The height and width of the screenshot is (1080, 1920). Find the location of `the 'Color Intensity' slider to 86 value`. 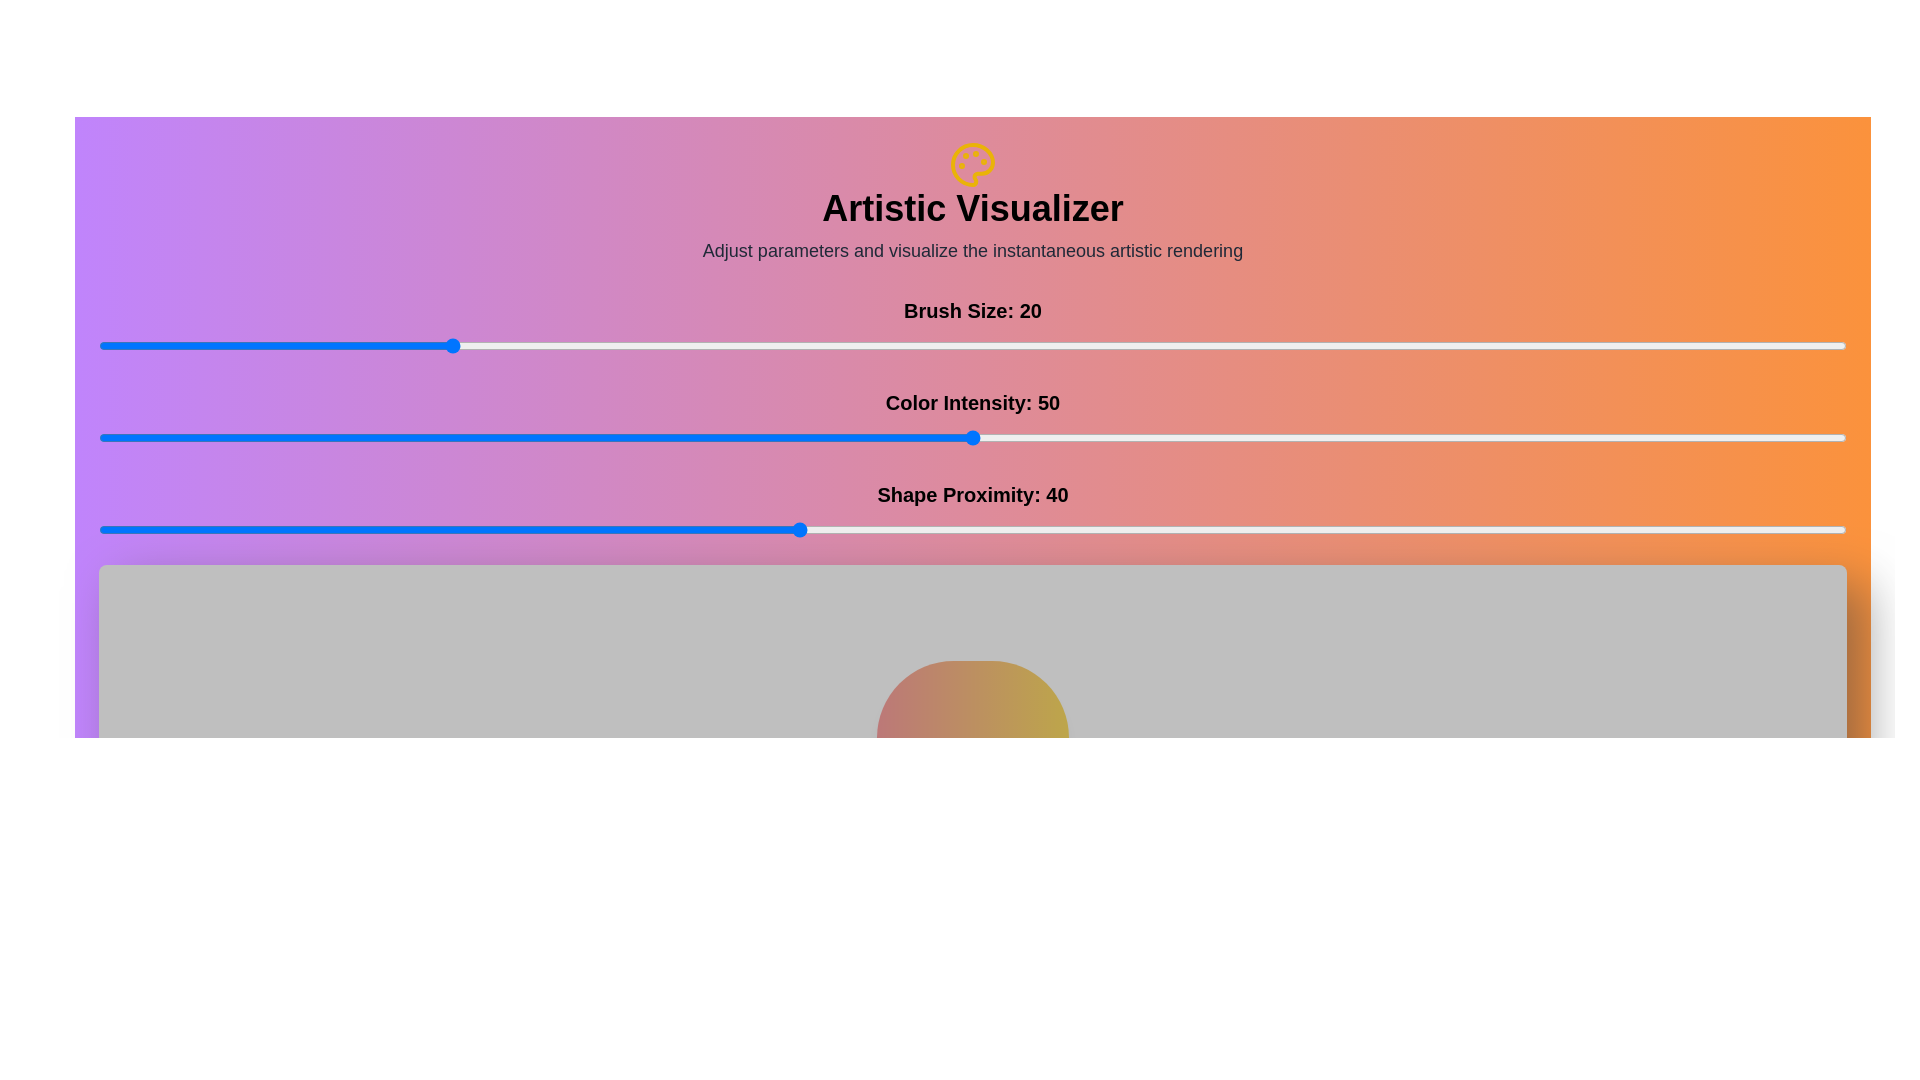

the 'Color Intensity' slider to 86 value is located at coordinates (1602, 437).